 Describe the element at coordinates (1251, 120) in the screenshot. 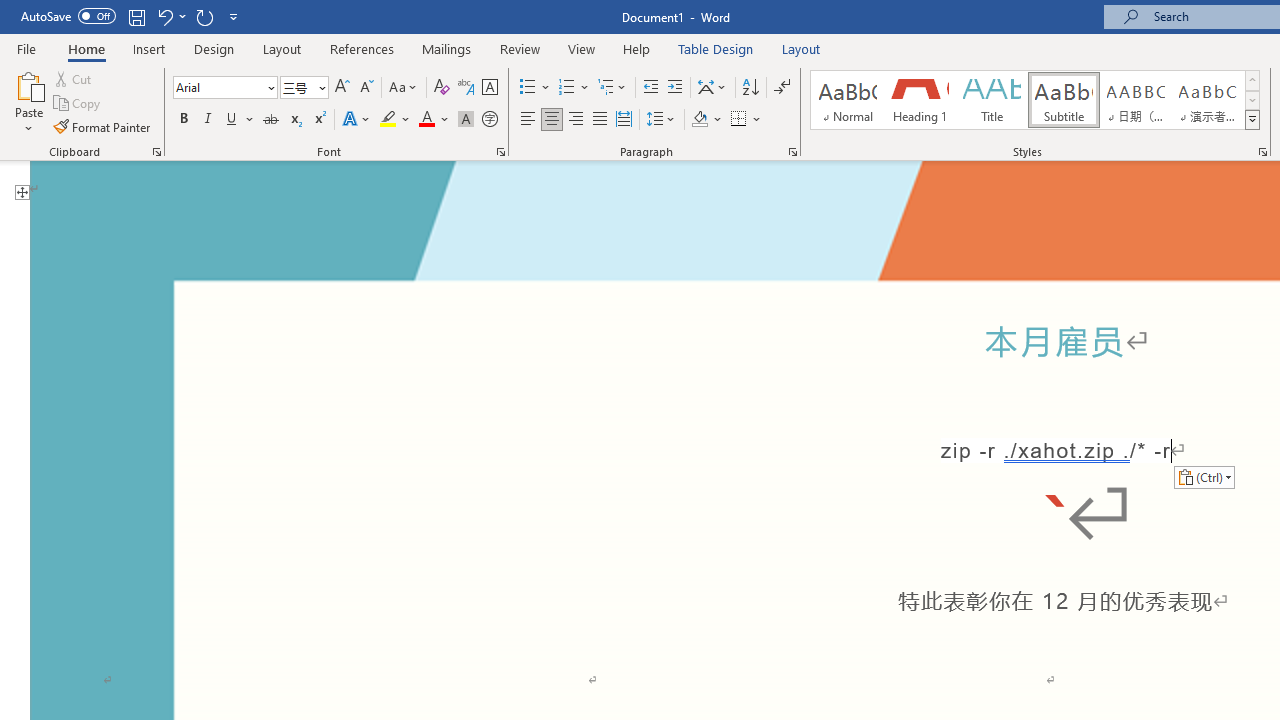

I see `'Styles'` at that location.